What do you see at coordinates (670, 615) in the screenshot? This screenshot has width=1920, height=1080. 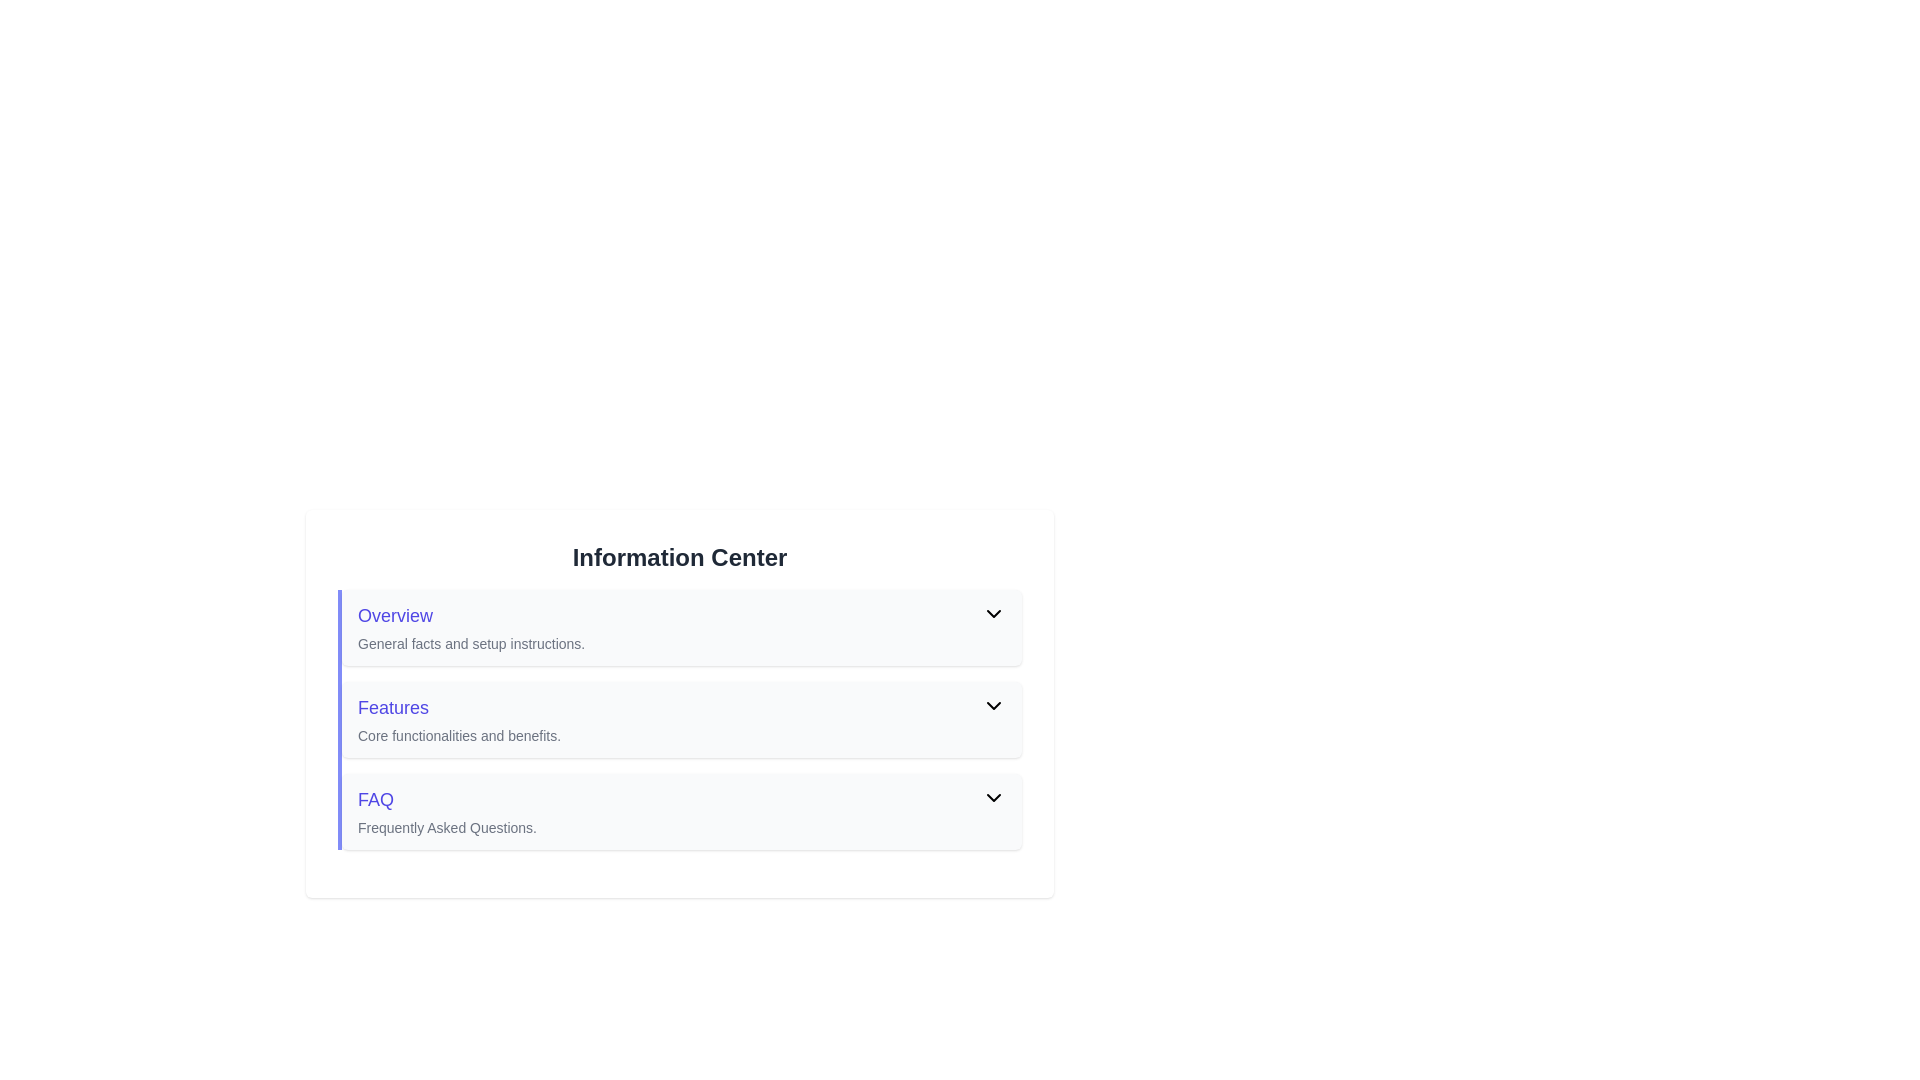 I see `the 'Overview' text label which is styled with a large, bold, indigo font and serves as the first header in the 'Information Center' section` at bounding box center [670, 615].